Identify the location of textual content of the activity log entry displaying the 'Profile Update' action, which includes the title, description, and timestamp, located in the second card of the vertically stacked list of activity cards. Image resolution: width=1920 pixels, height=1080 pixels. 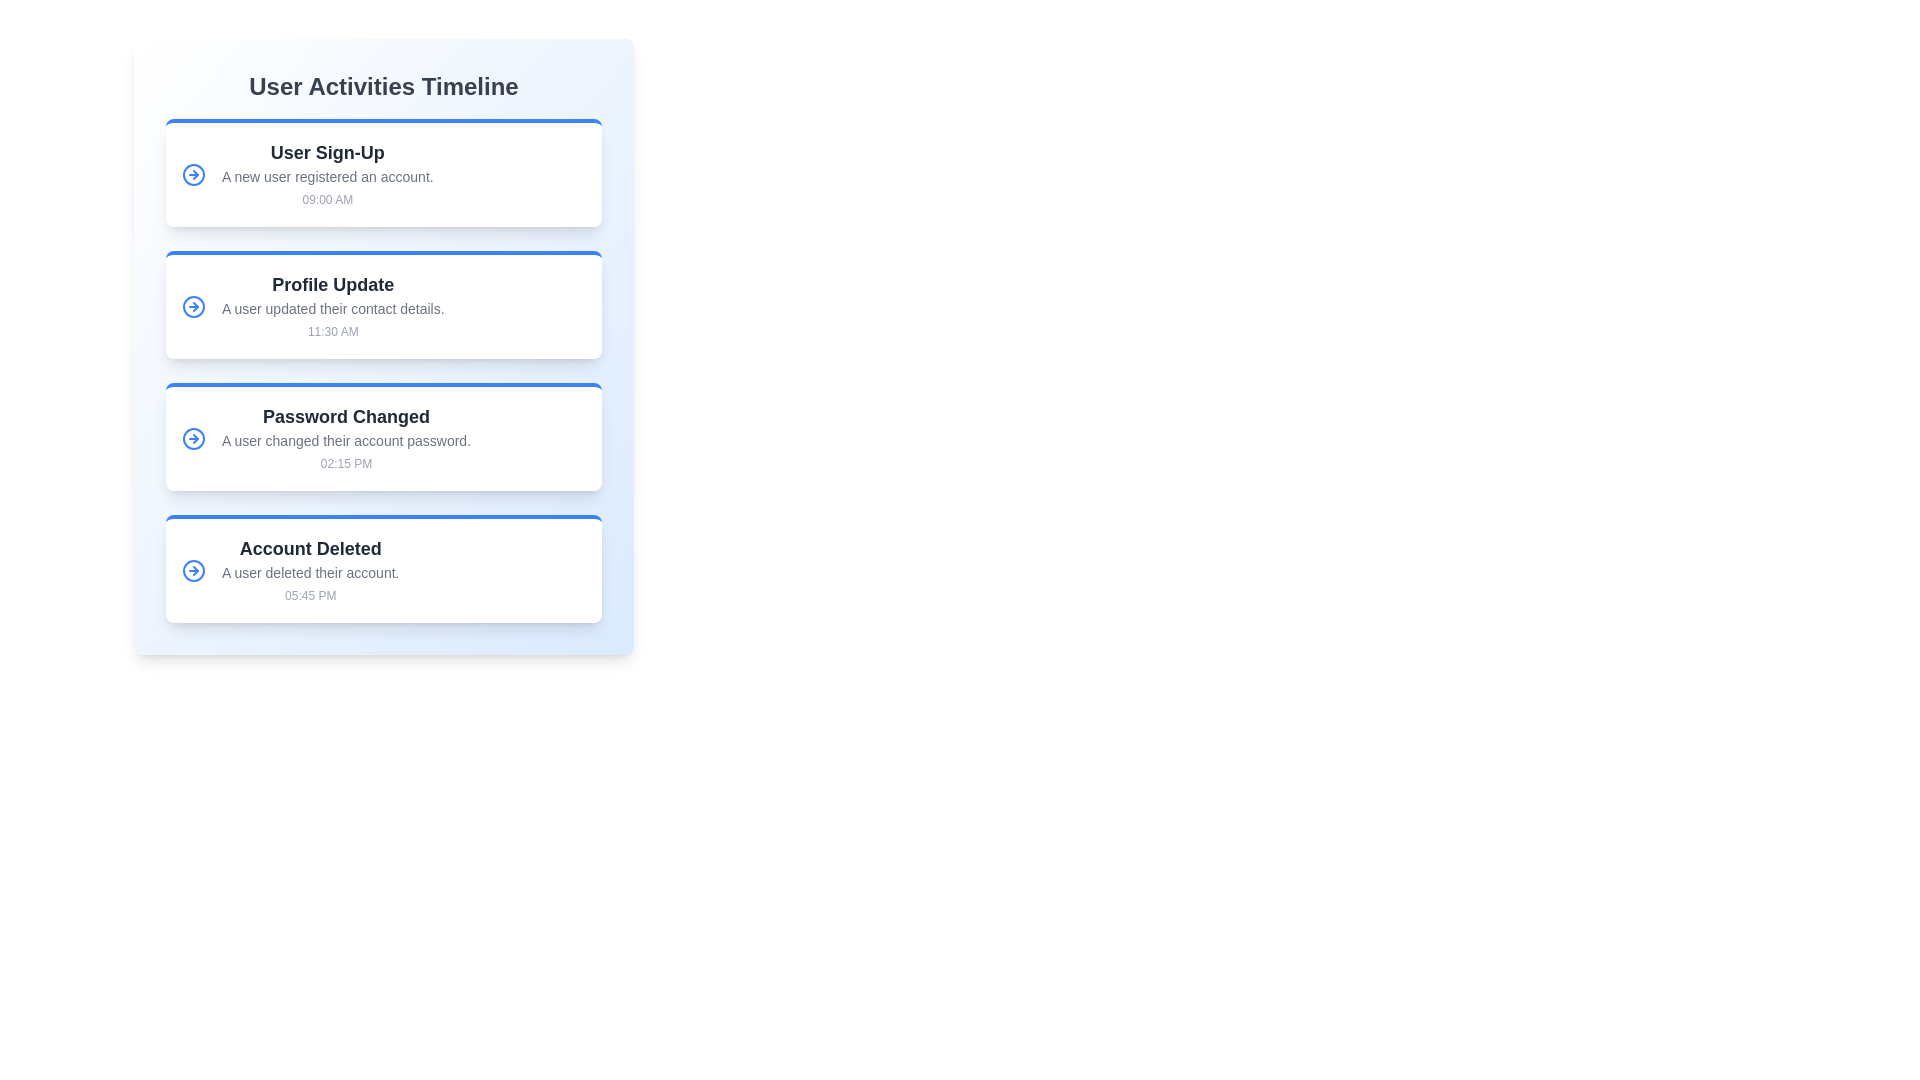
(333, 307).